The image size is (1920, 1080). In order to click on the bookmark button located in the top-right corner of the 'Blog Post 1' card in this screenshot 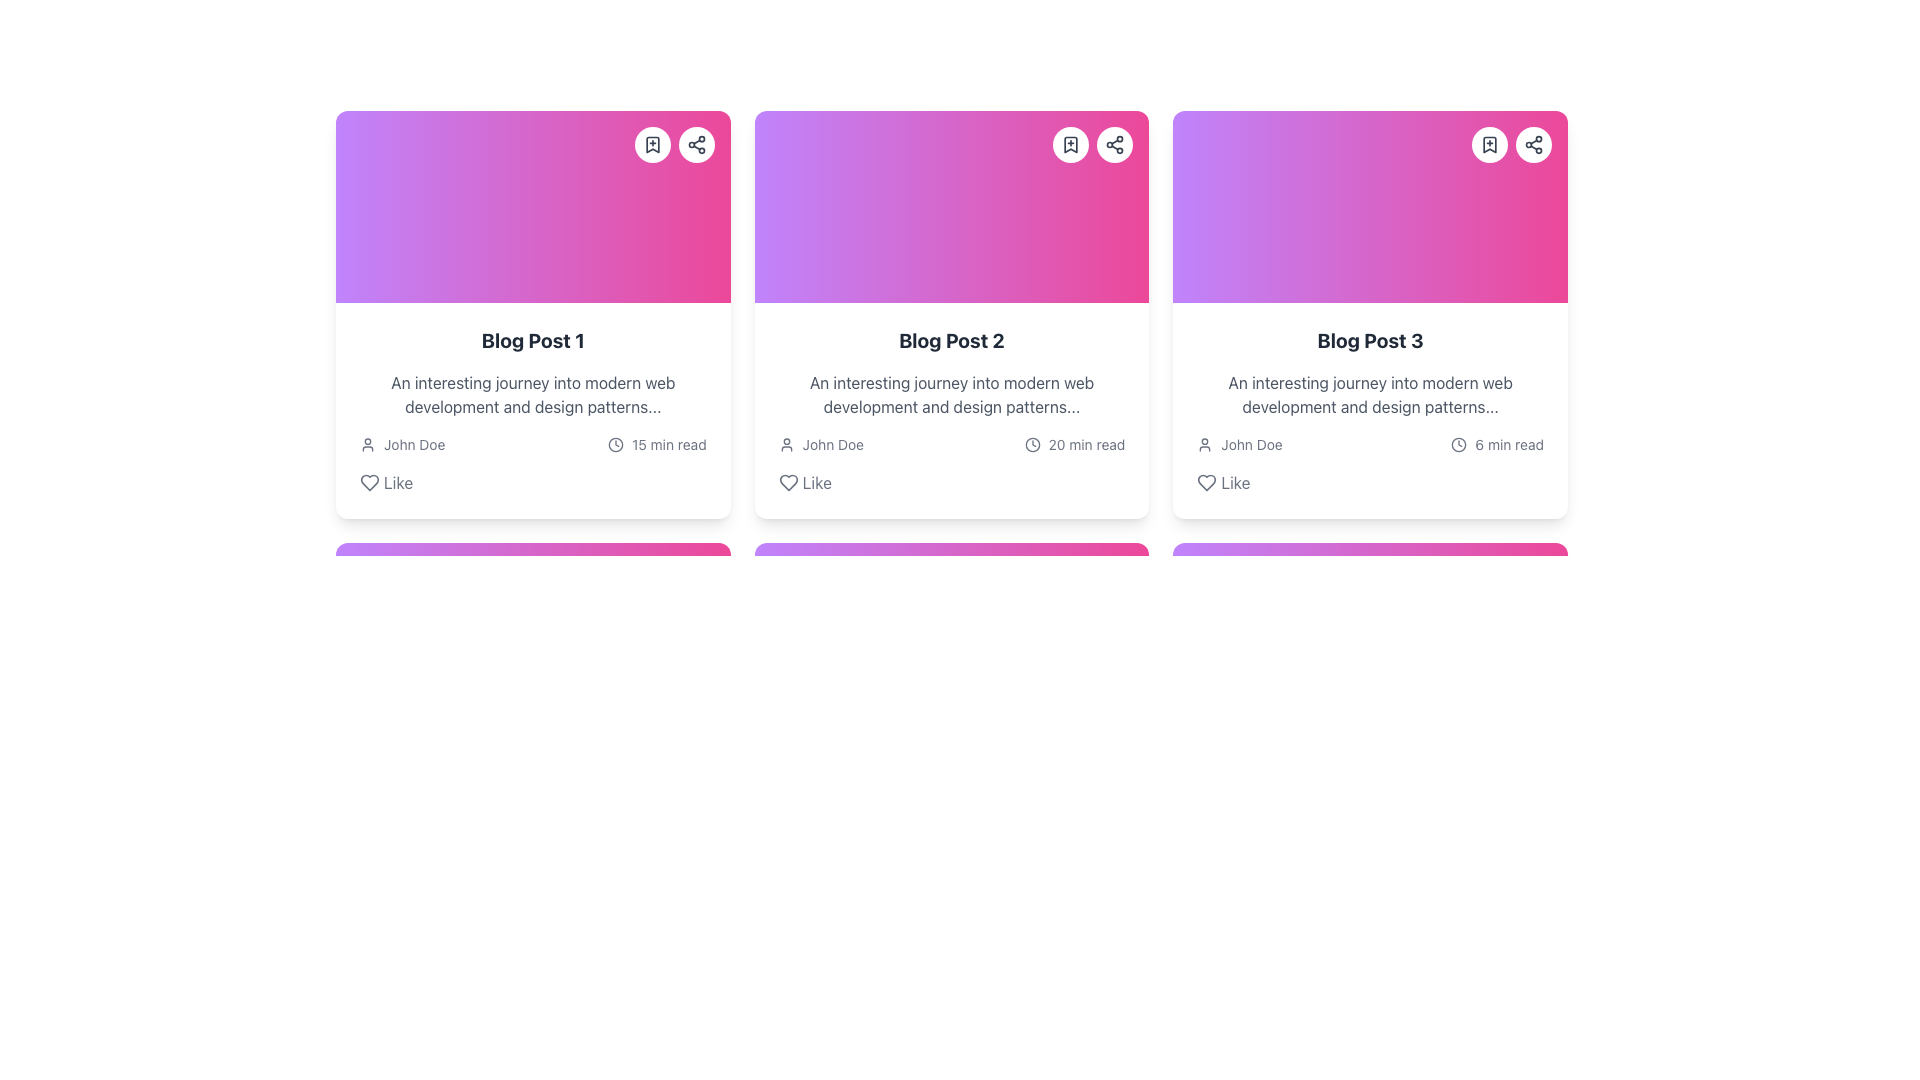, I will do `click(652, 144)`.